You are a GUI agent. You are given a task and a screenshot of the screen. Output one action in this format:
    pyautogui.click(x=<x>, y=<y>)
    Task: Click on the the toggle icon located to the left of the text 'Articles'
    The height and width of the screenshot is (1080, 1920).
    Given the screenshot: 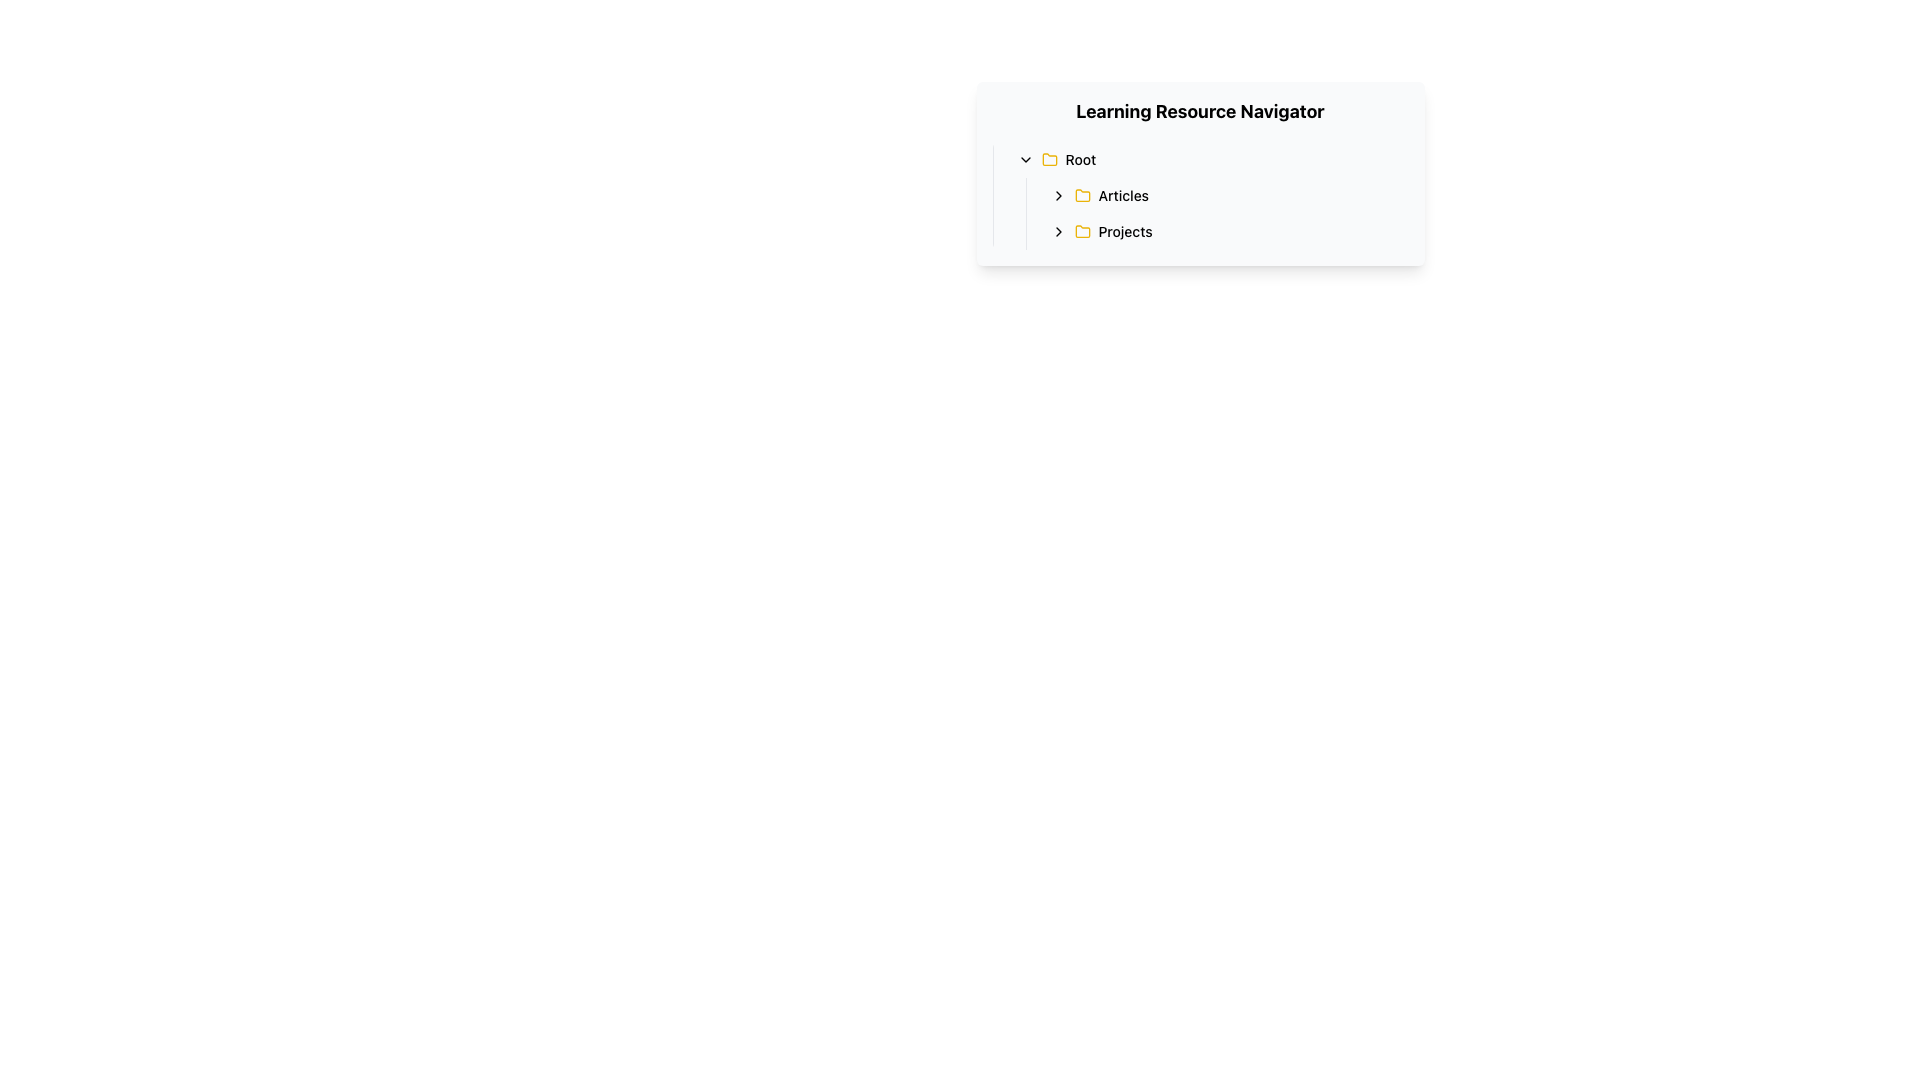 What is the action you would take?
    pyautogui.click(x=1057, y=196)
    